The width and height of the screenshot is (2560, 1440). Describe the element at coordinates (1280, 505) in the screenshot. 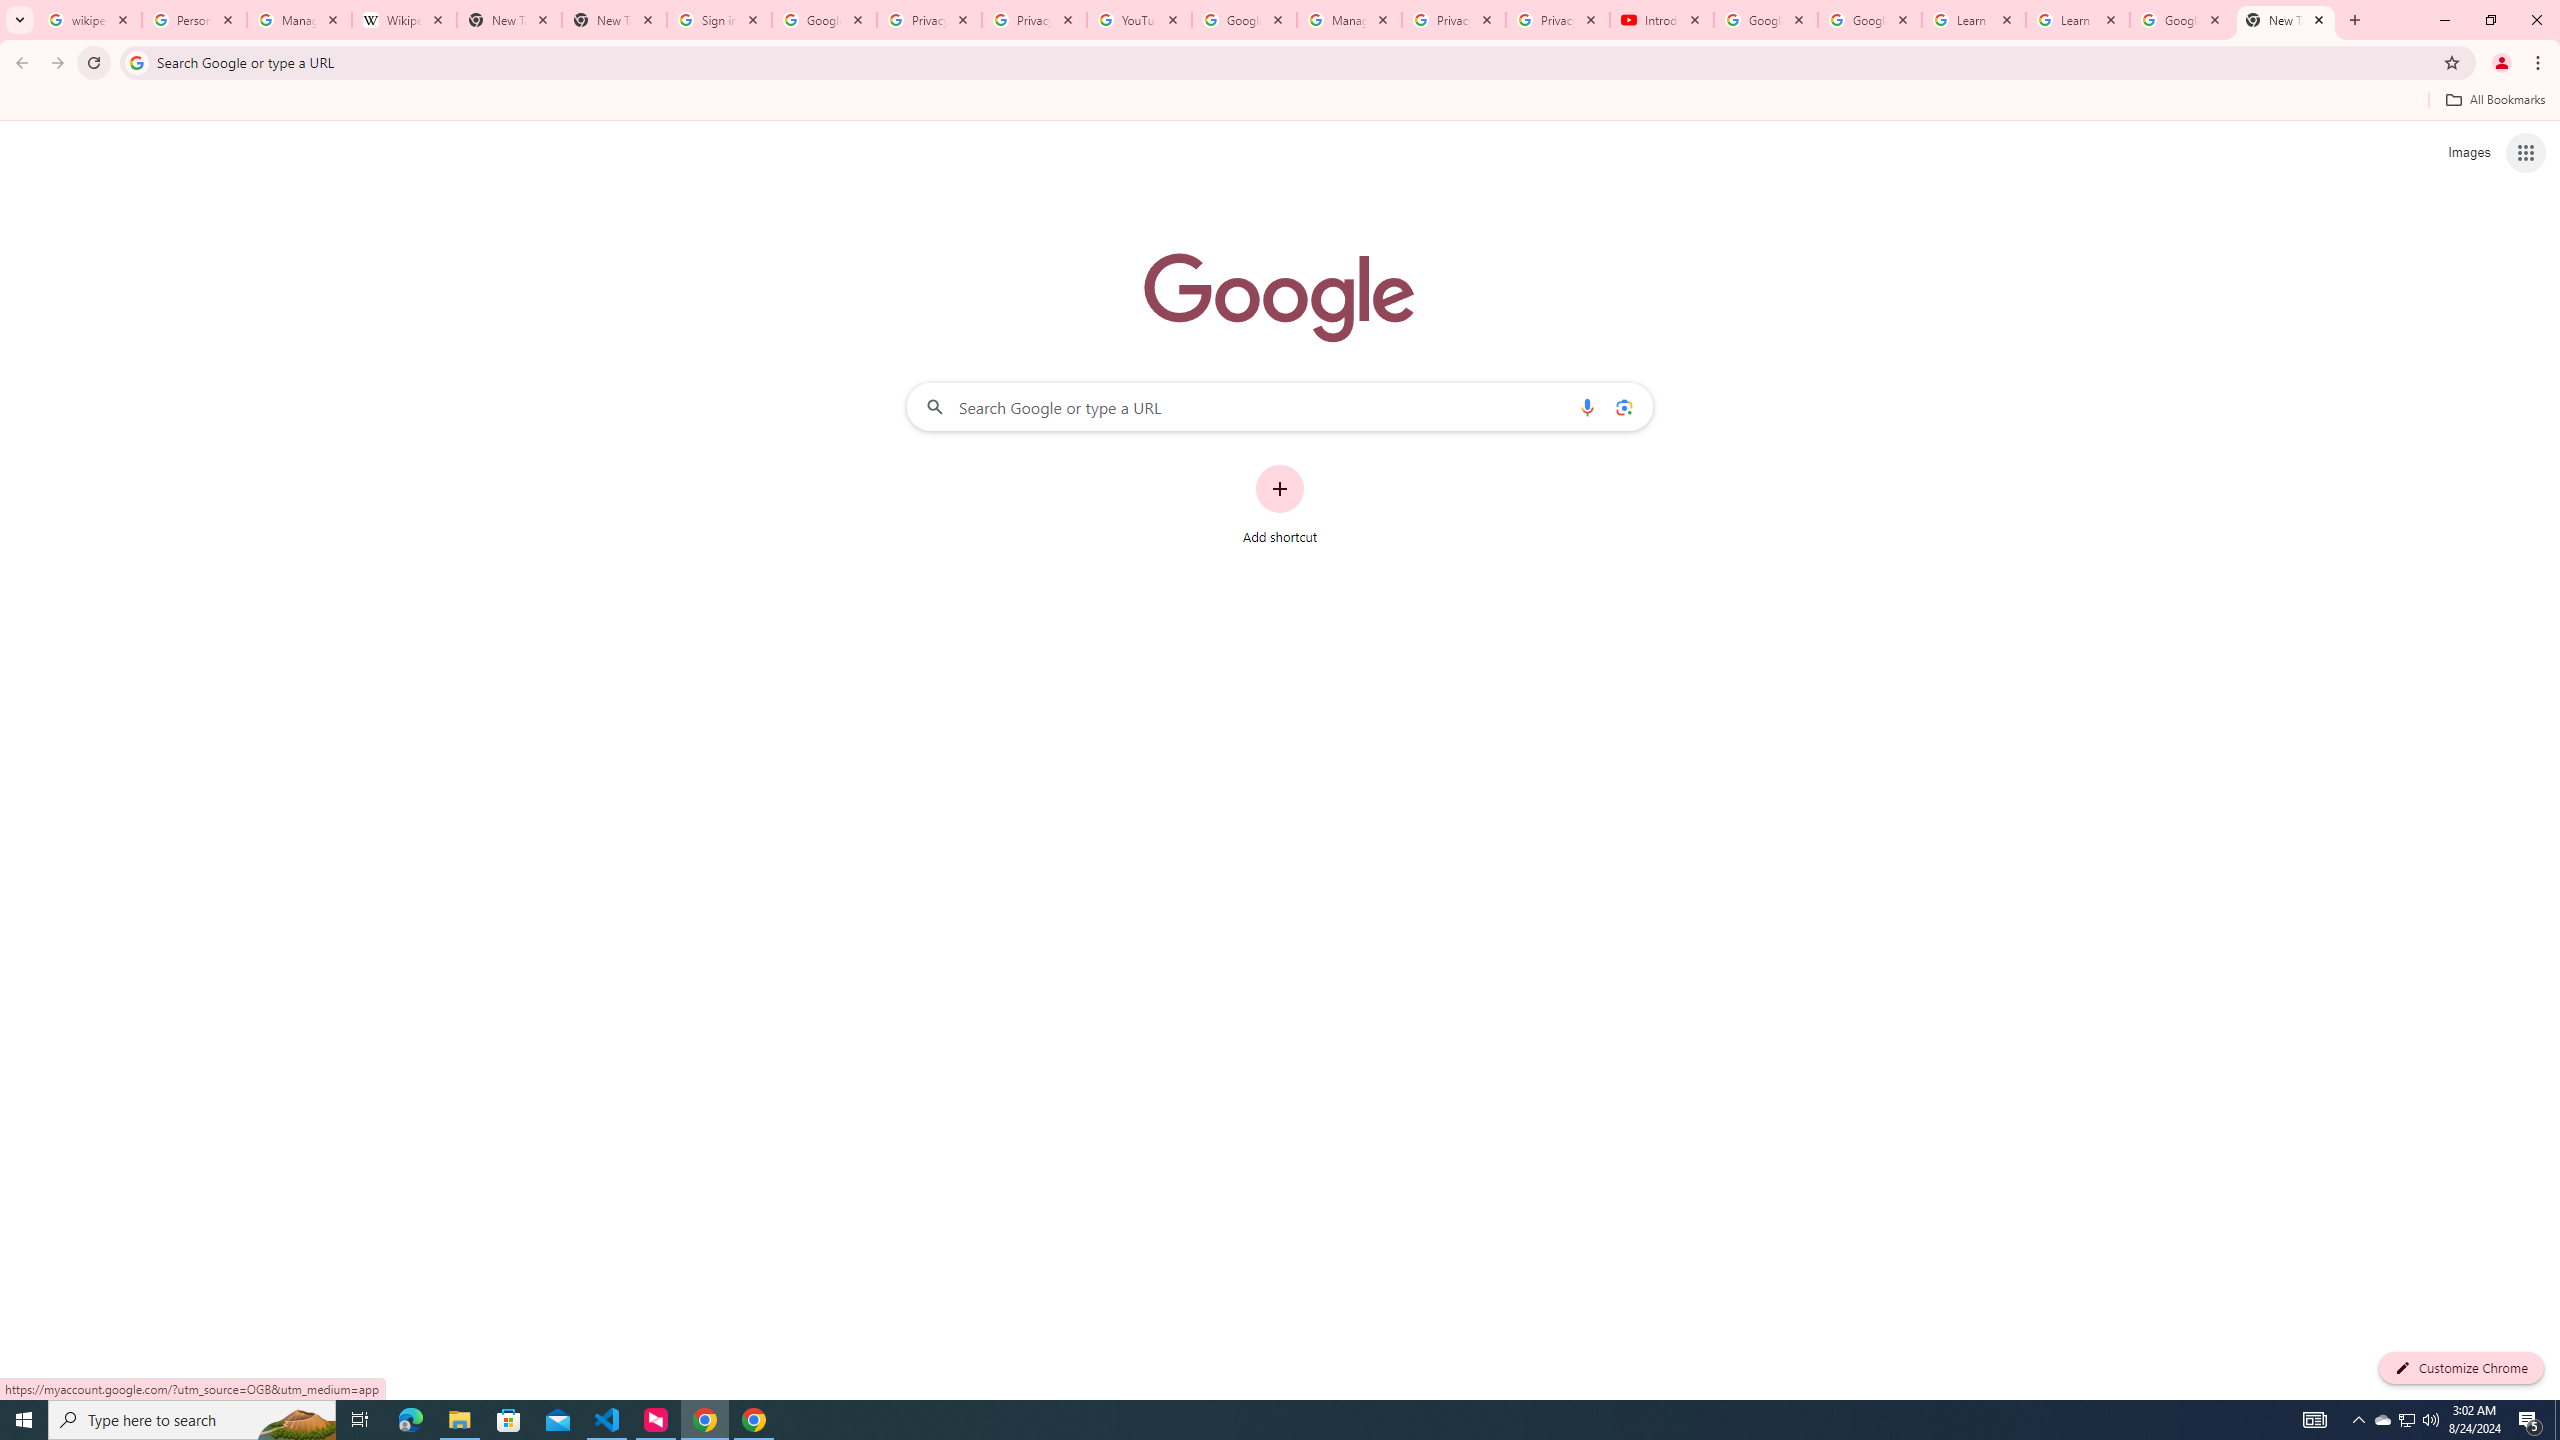

I see `'Add shortcut'` at that location.